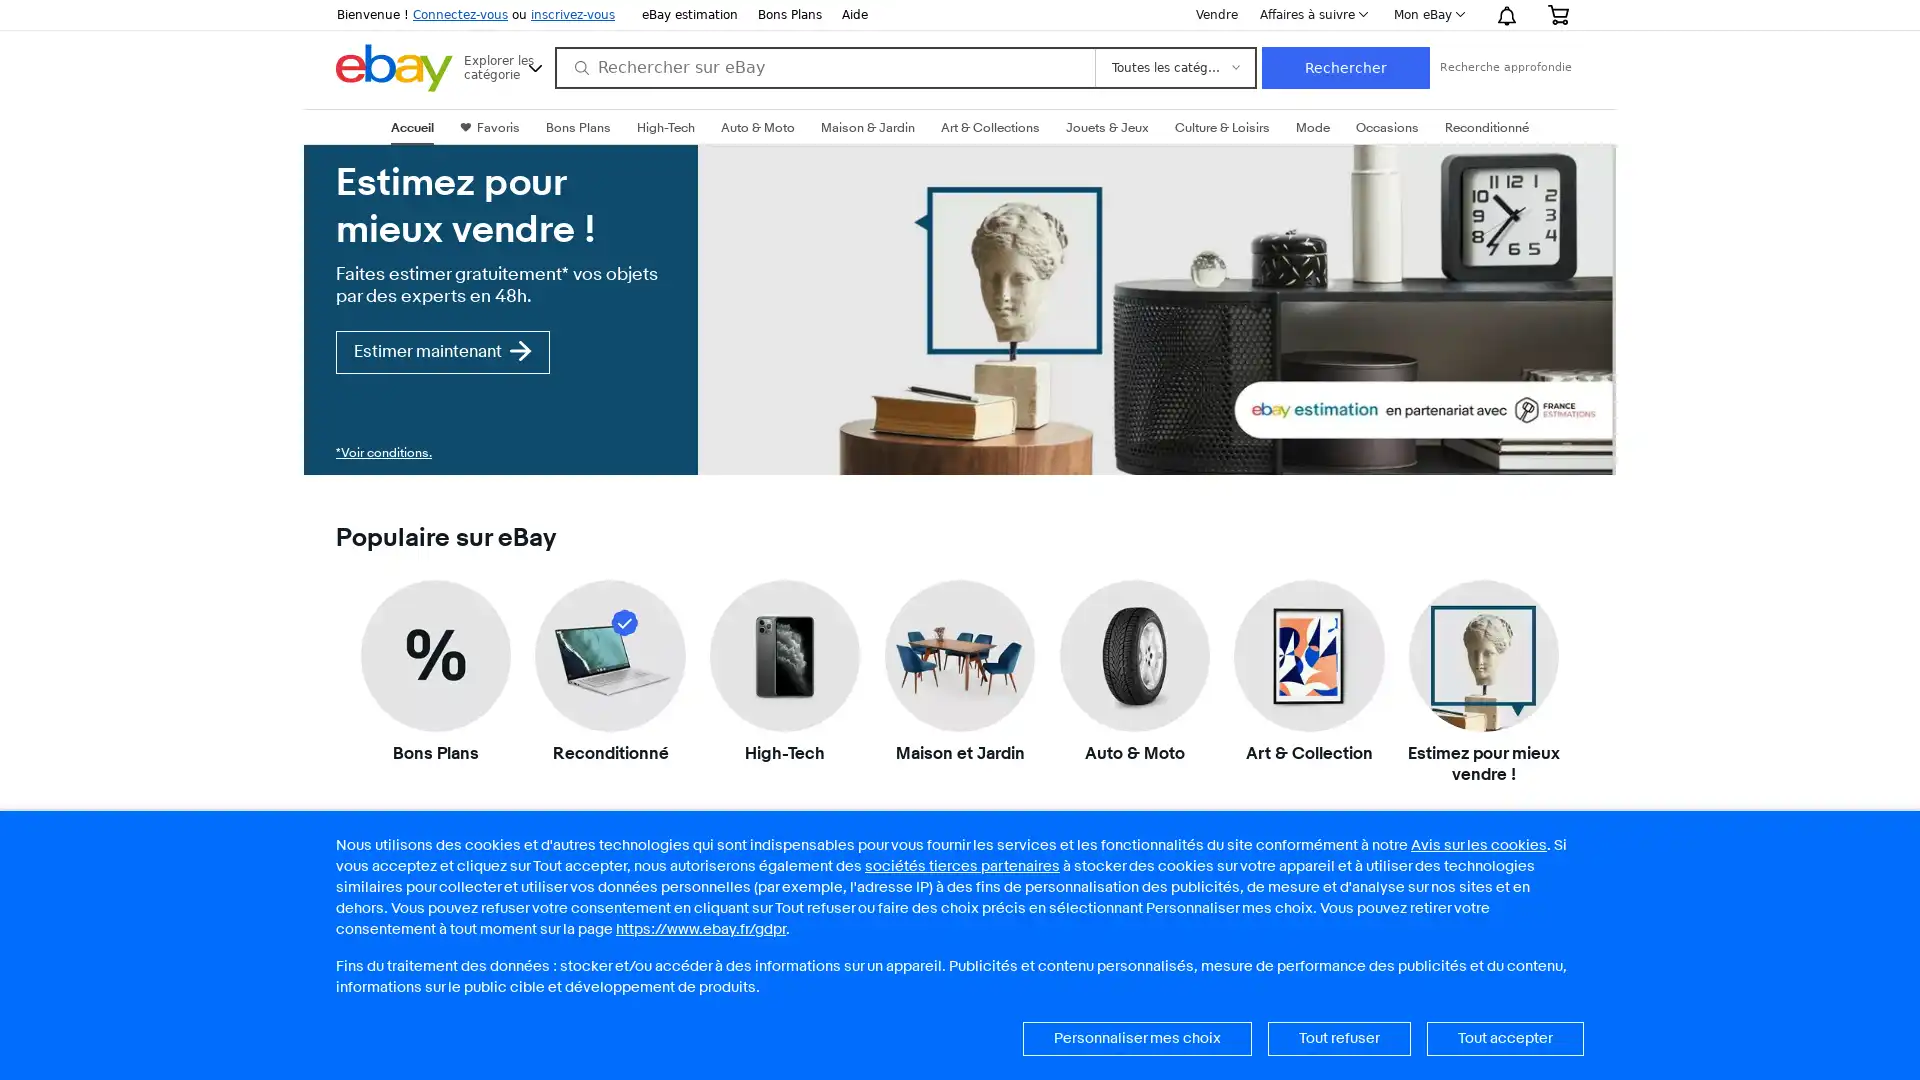 Image resolution: width=1920 pixels, height=1080 pixels. What do you see at coordinates (351, 1052) in the screenshot?
I see `Diapositive precedente - Bons plans` at bounding box center [351, 1052].